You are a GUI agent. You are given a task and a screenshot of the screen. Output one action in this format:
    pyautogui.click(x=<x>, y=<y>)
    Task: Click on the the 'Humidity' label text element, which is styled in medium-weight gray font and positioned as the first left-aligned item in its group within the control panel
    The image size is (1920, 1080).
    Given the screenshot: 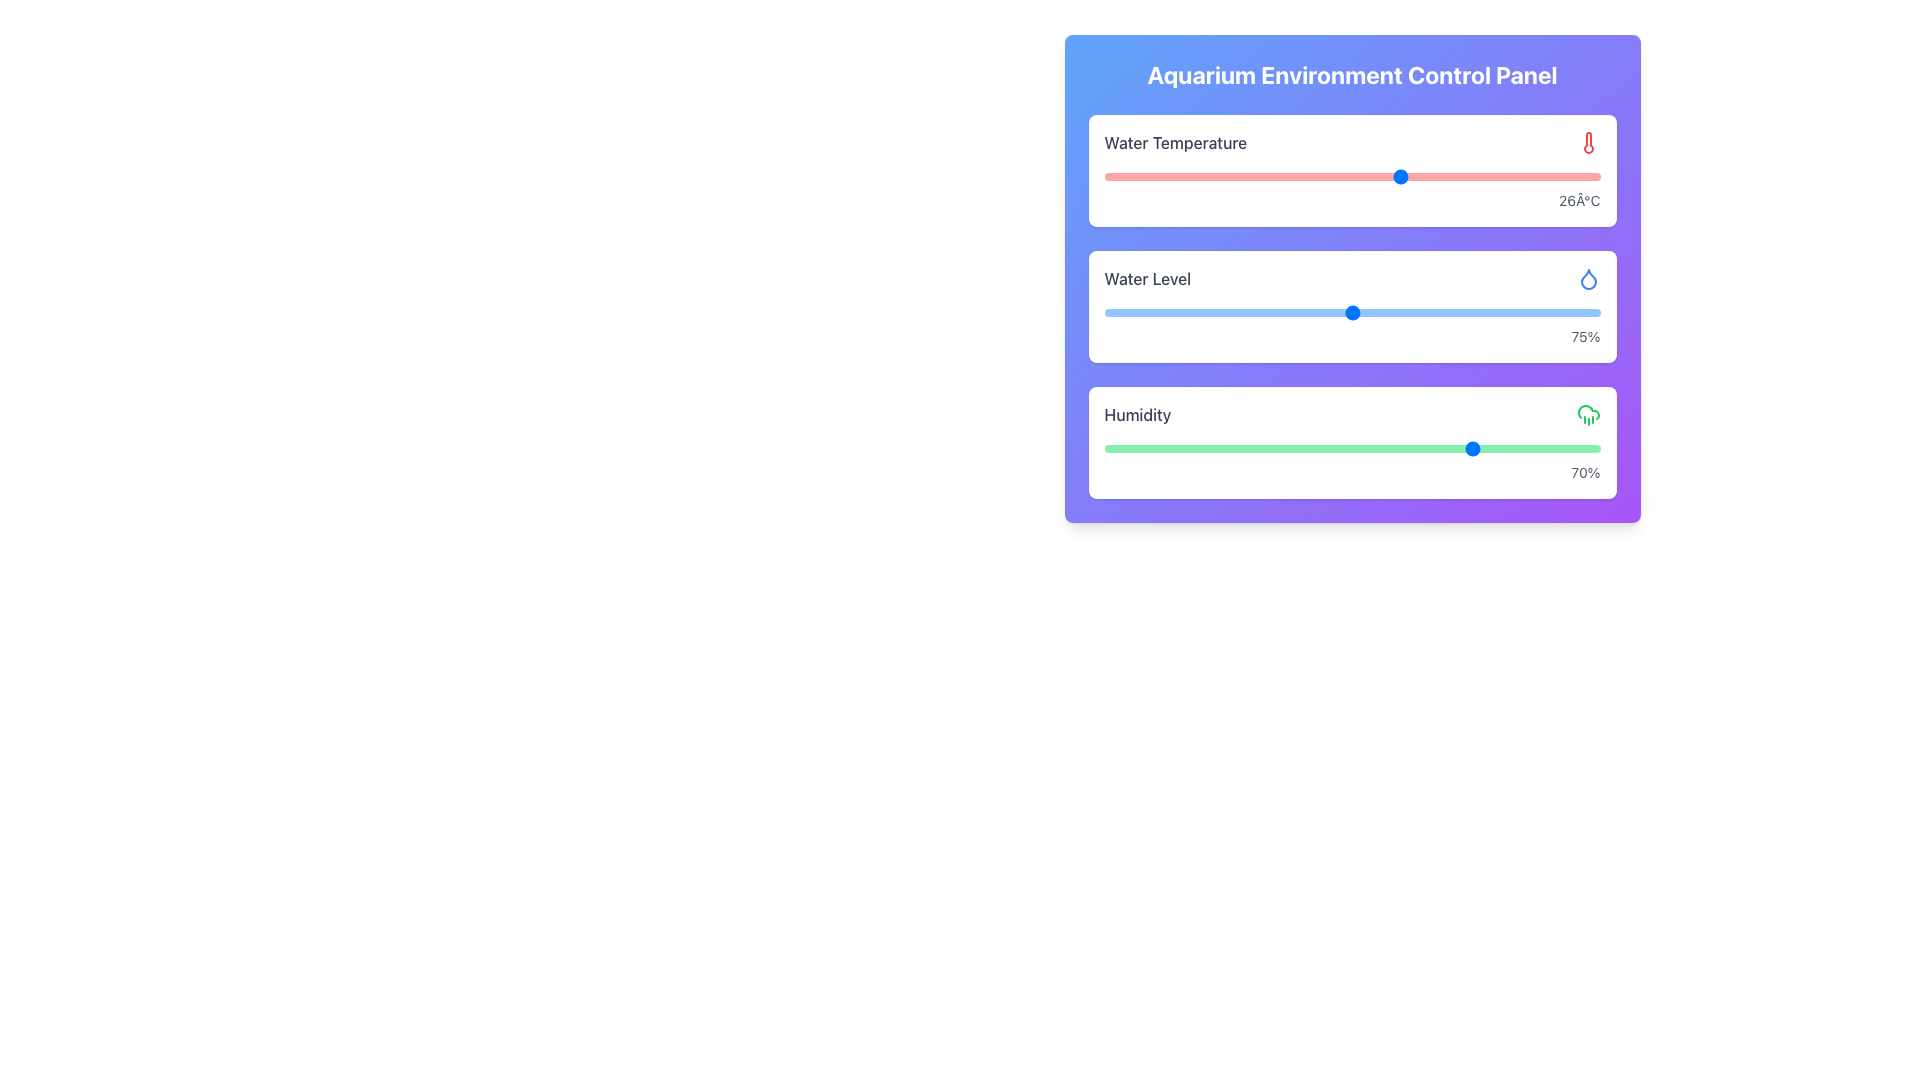 What is the action you would take?
    pyautogui.click(x=1137, y=414)
    